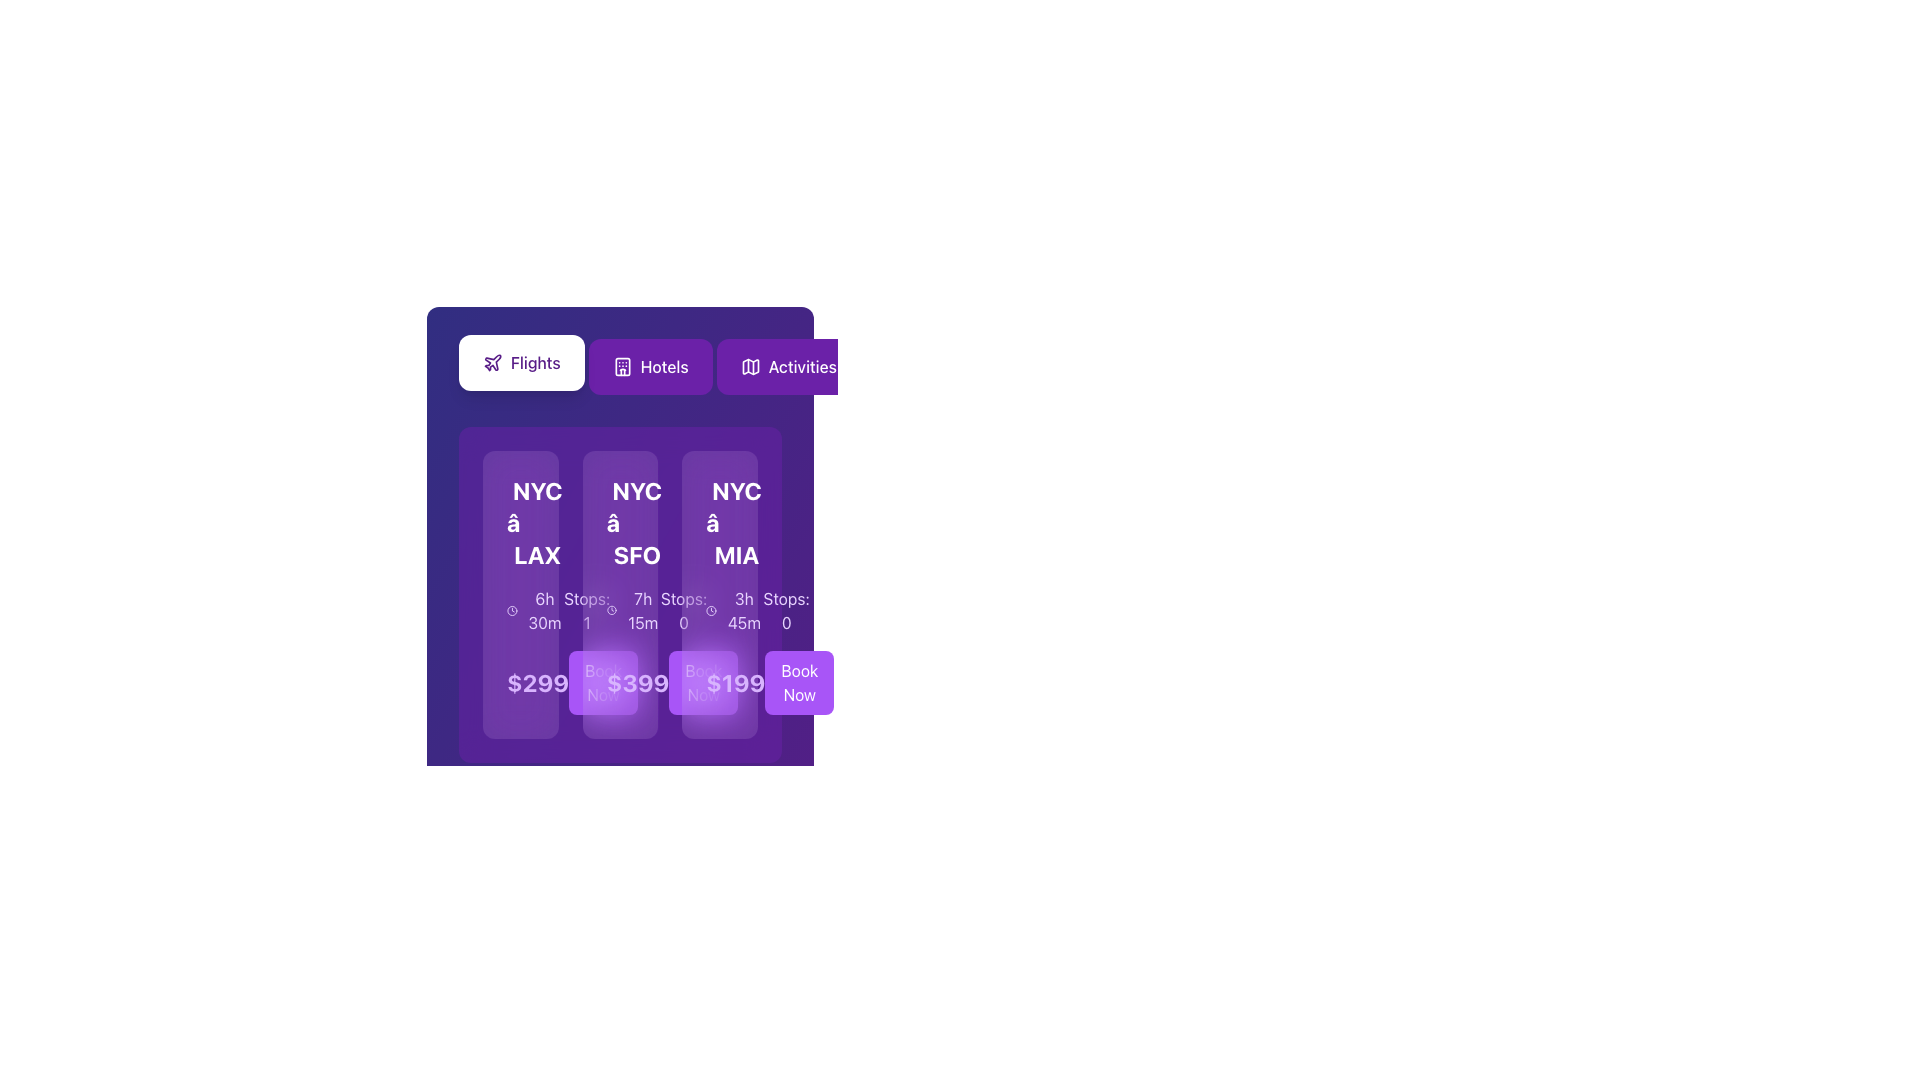 Image resolution: width=1920 pixels, height=1080 pixels. What do you see at coordinates (586, 609) in the screenshot?
I see `the static text label displaying 'Stops: 1' in white on a purple background, located under '6h 30m' in the flight information section` at bounding box center [586, 609].